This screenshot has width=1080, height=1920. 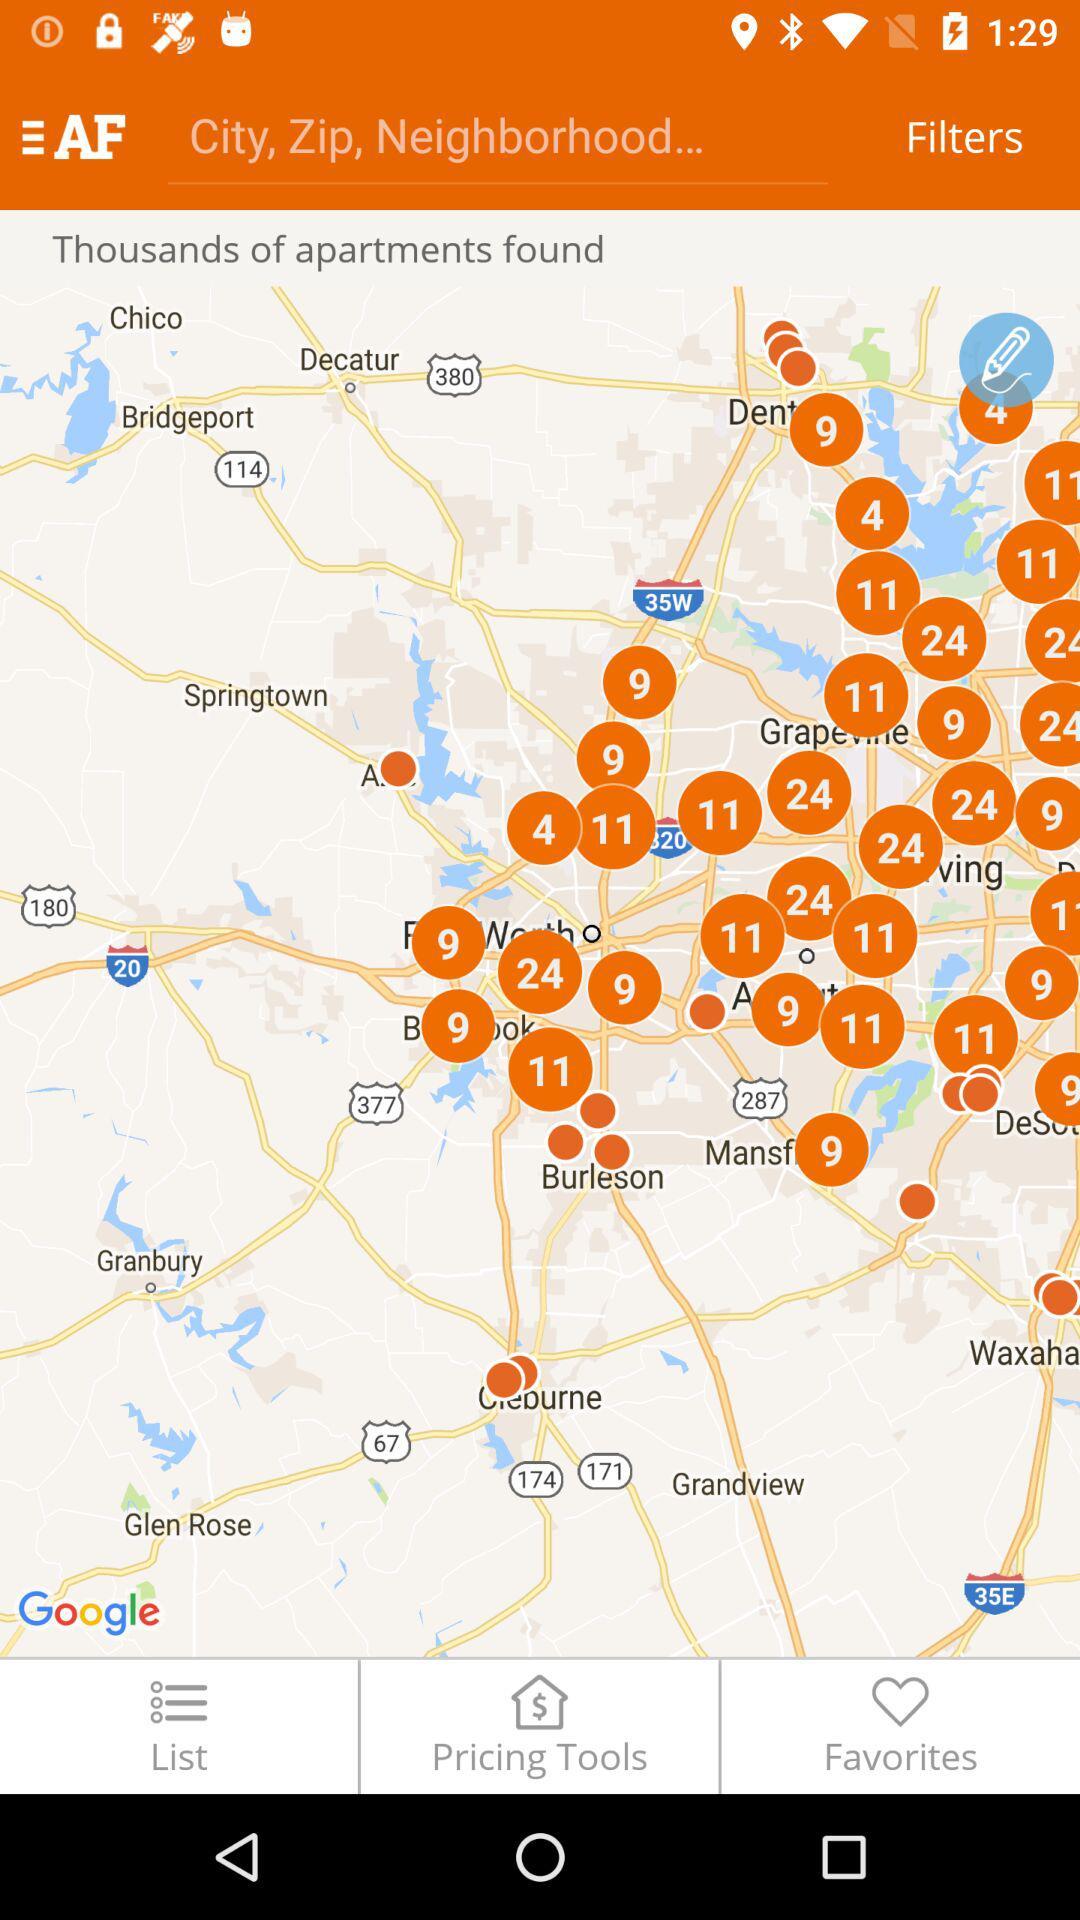 I want to click on the filters, so click(x=963, y=135).